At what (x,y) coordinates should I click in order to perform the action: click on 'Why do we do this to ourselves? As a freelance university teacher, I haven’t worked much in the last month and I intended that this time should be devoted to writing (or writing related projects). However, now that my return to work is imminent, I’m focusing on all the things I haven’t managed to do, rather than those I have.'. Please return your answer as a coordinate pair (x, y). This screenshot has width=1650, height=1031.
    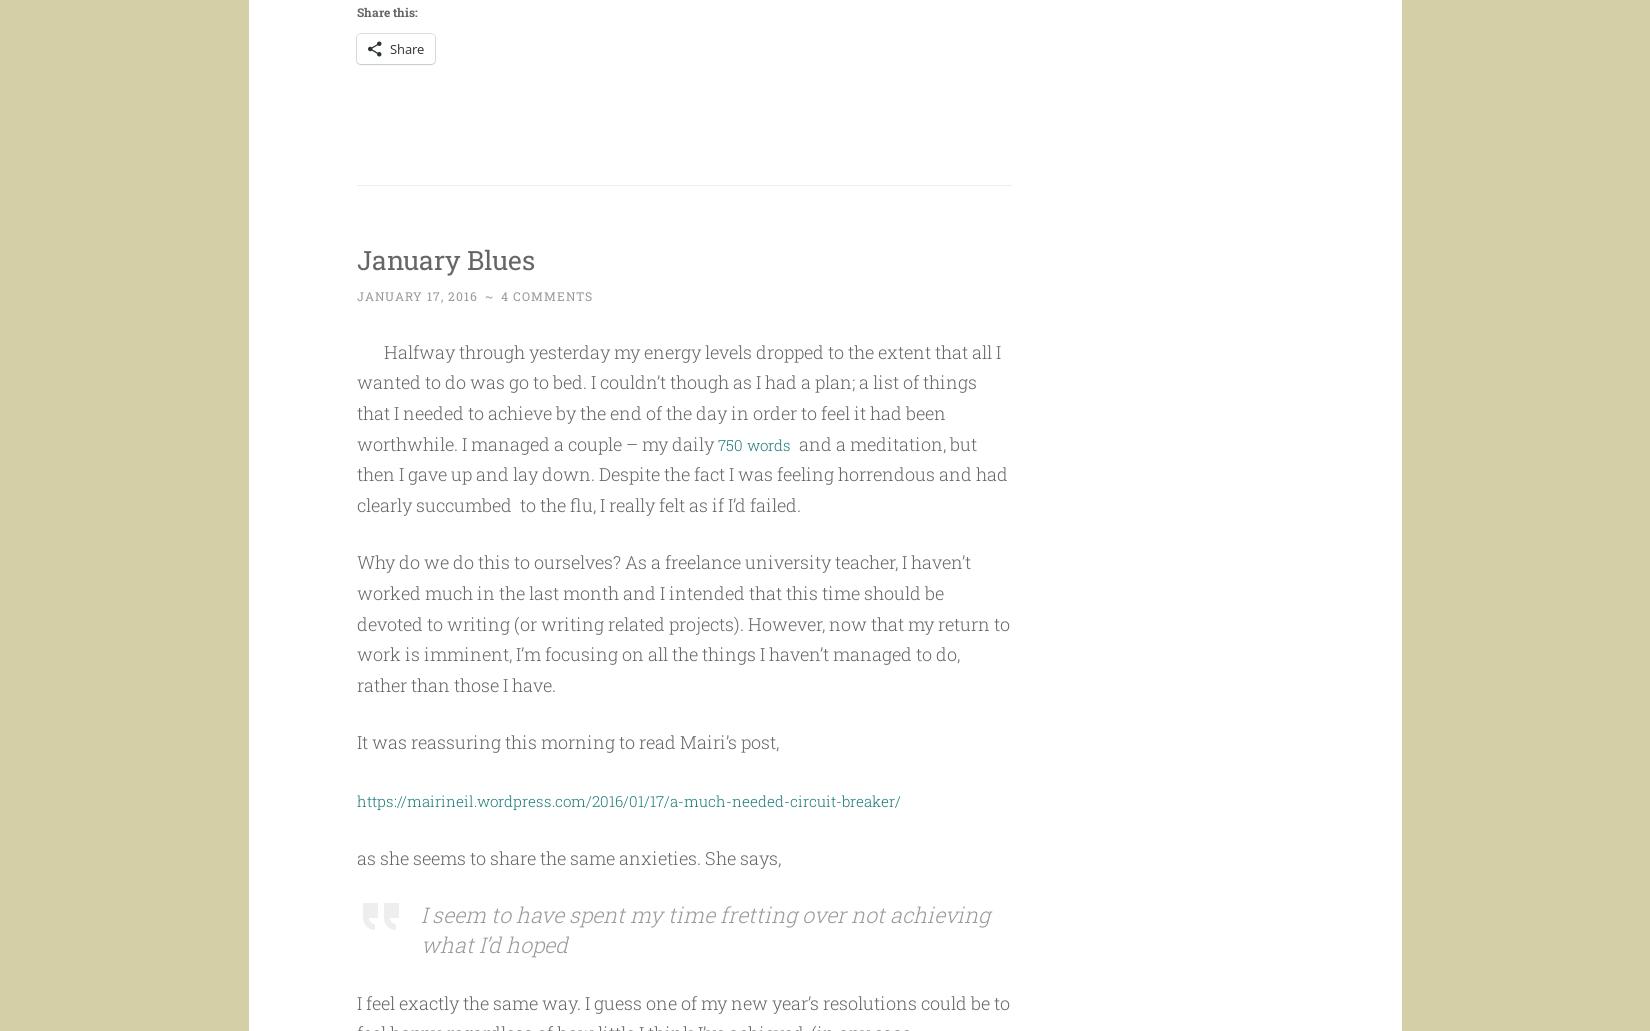
    Looking at the image, I should click on (681, 662).